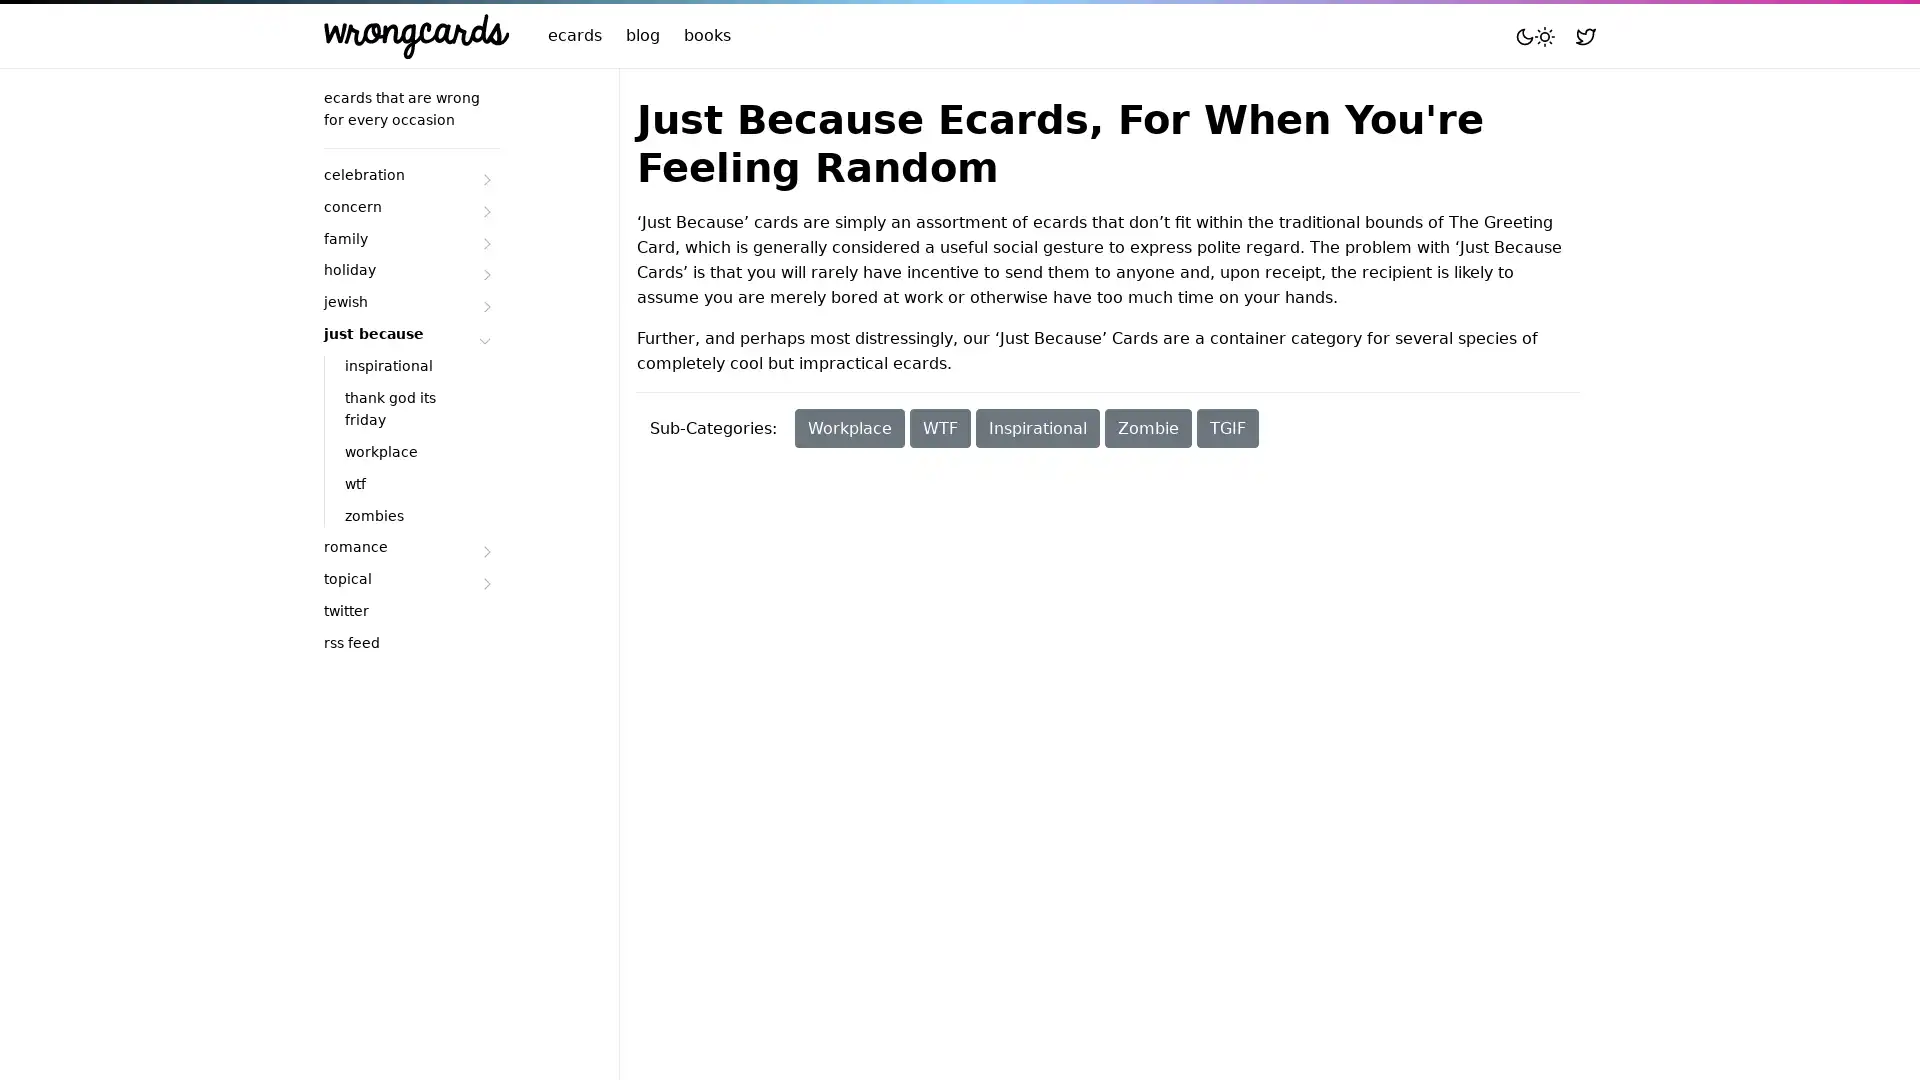 This screenshot has height=1080, width=1920. Describe the element at coordinates (484, 242) in the screenshot. I see `Submenu` at that location.